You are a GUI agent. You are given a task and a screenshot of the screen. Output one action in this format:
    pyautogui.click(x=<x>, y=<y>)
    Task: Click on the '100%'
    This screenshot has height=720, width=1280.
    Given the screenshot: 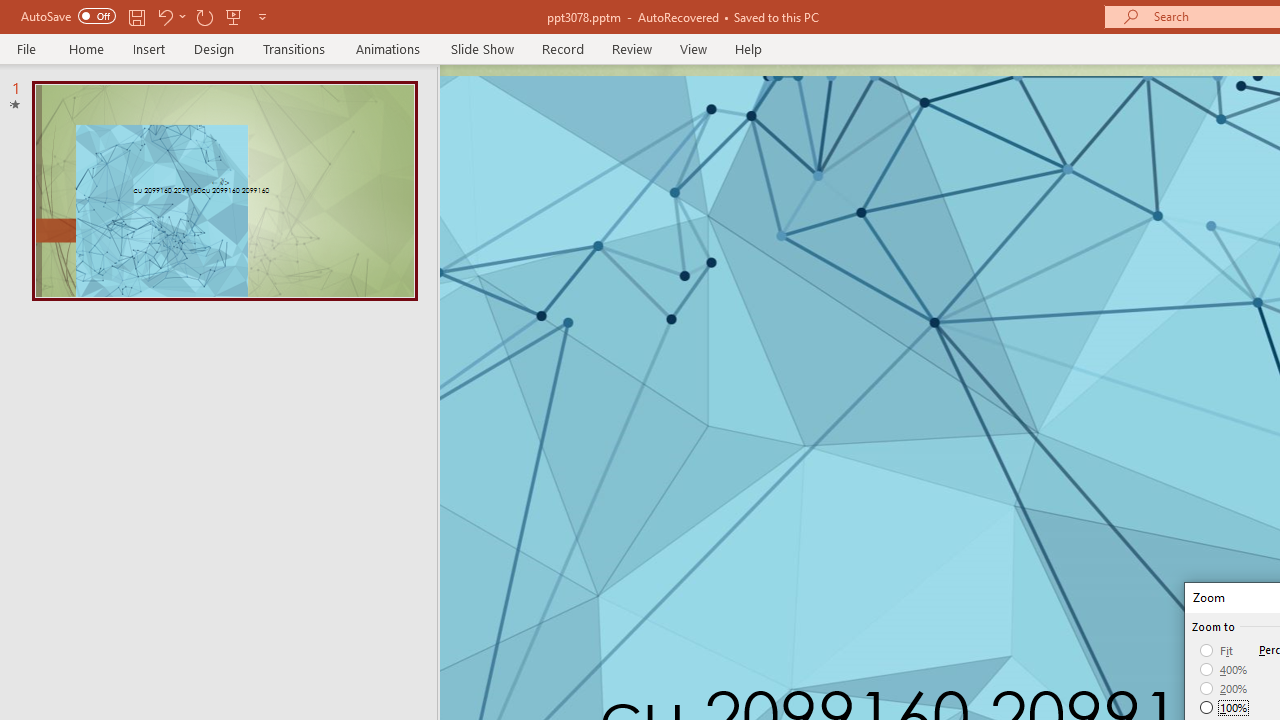 What is the action you would take?
    pyautogui.click(x=1223, y=706)
    